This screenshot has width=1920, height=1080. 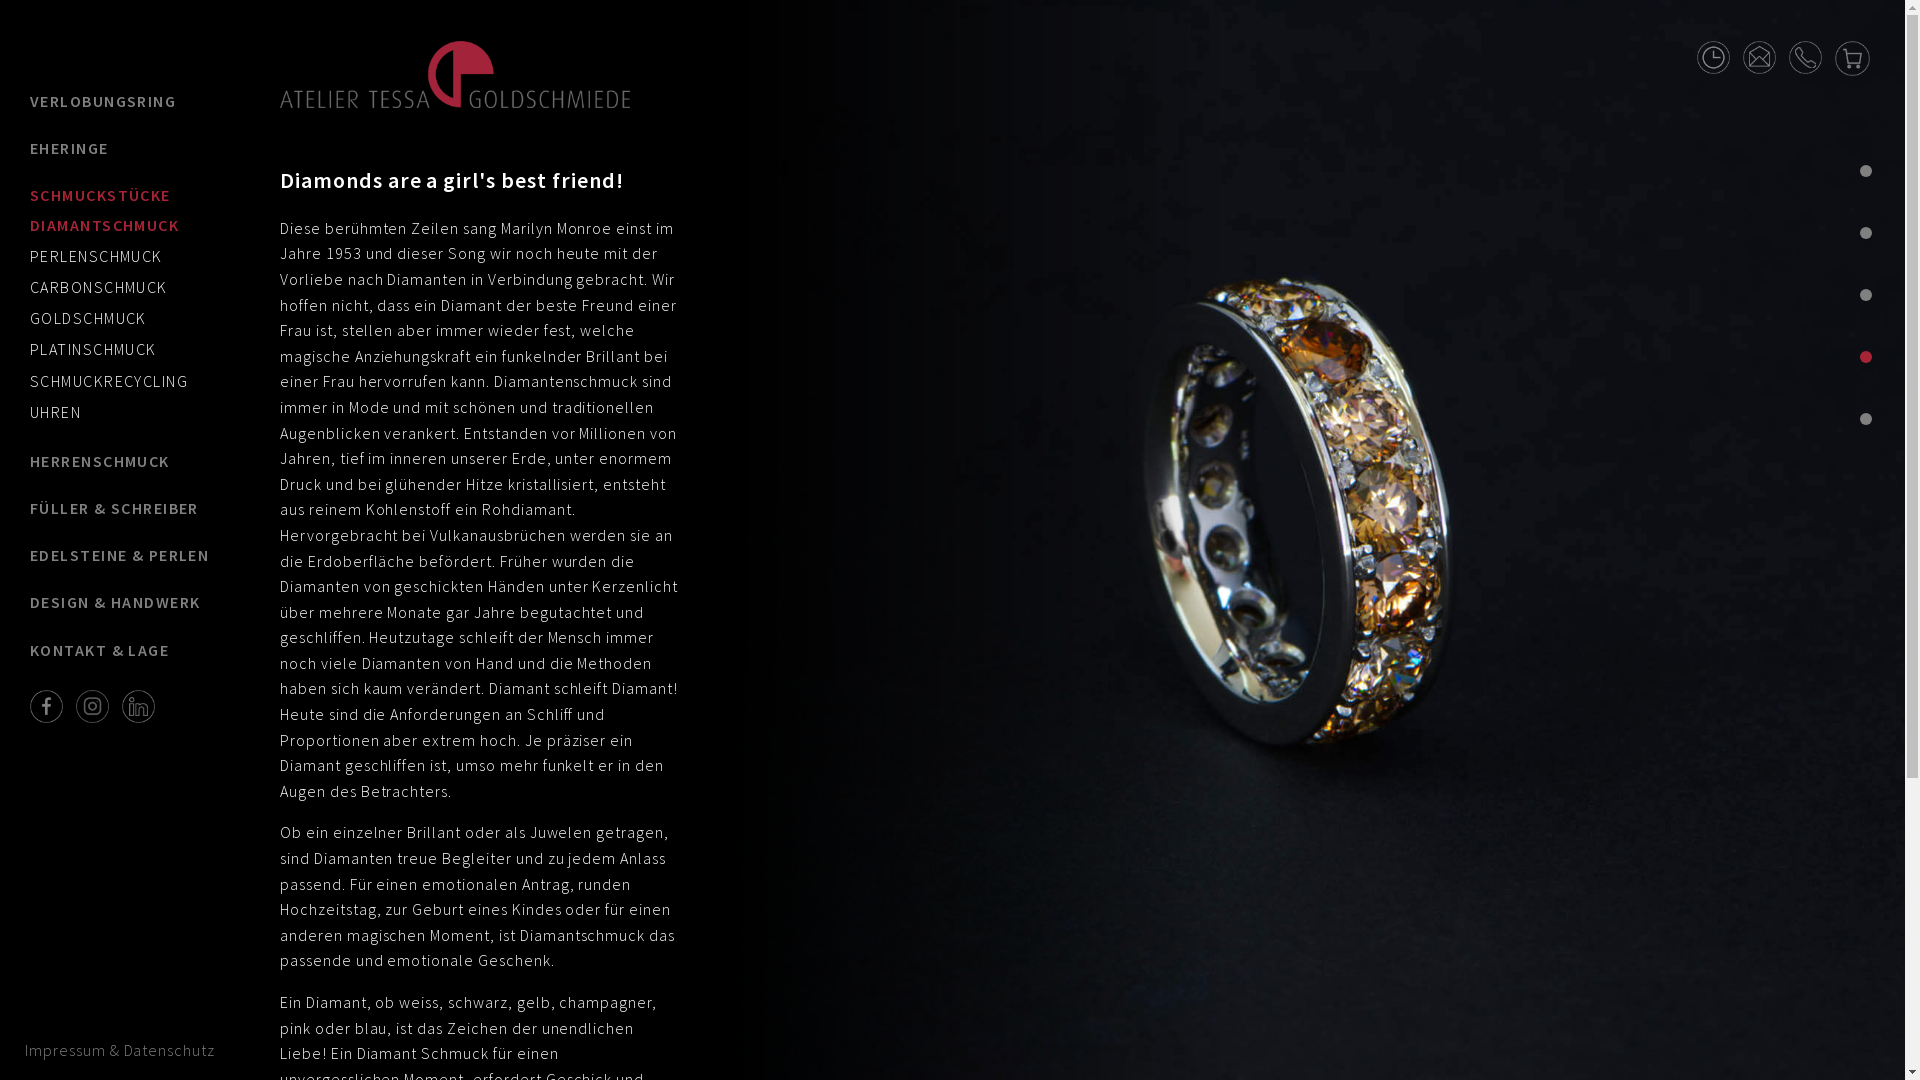 I want to click on 'SCHMUCKRECYCLING', so click(x=108, y=380).